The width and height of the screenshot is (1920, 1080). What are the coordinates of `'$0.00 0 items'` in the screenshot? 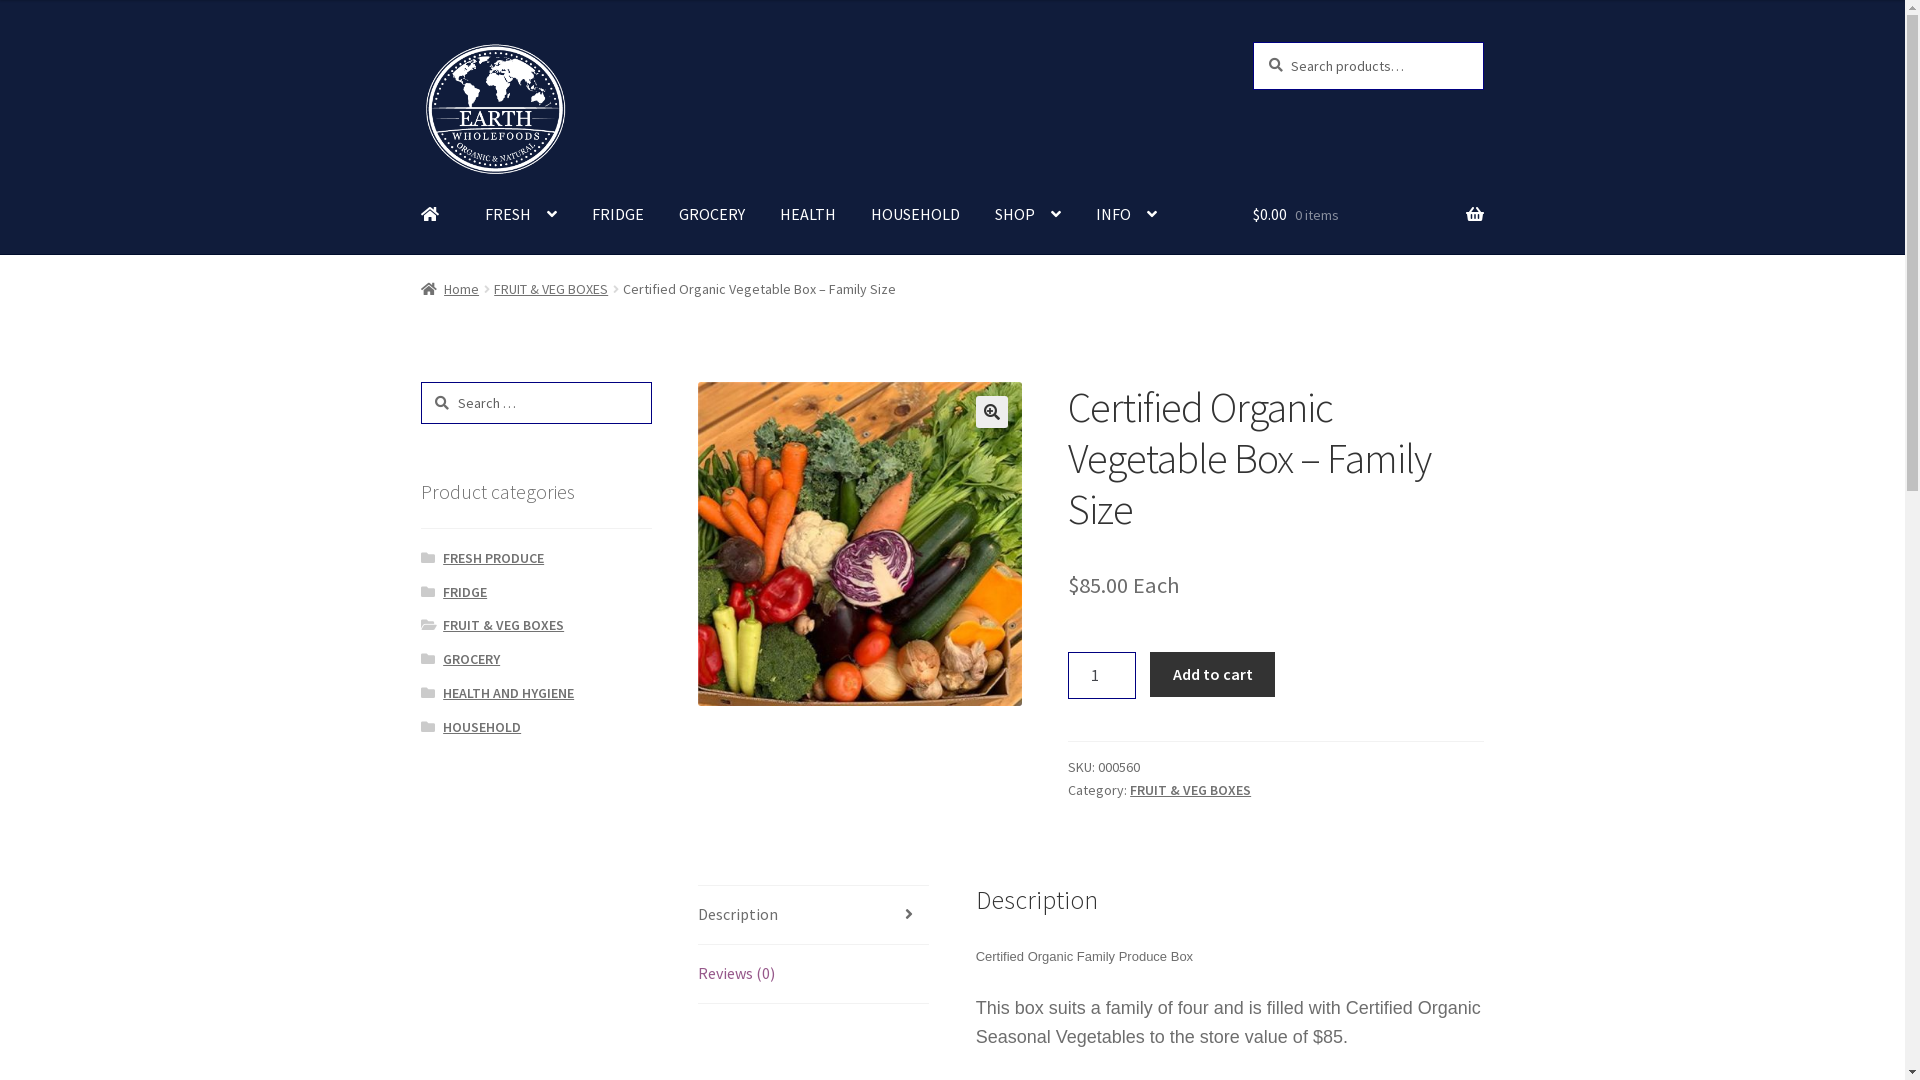 It's located at (1367, 216).